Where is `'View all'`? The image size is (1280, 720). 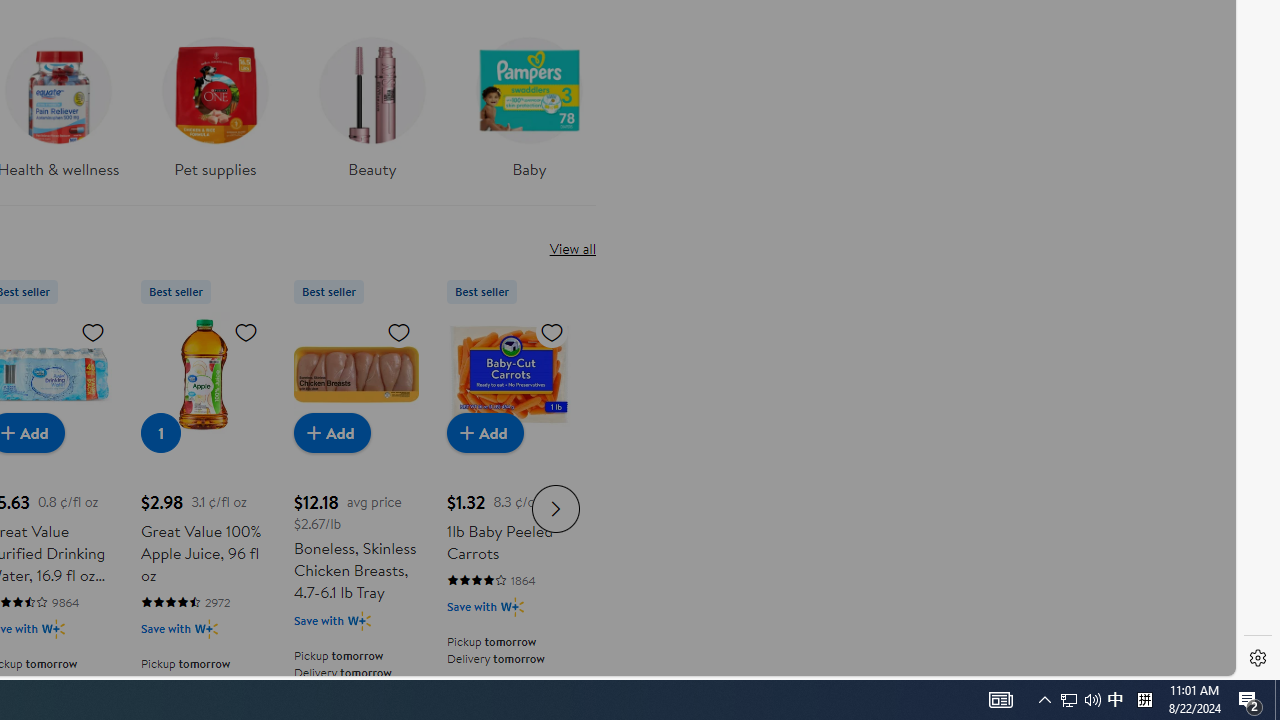
'View all' is located at coordinates (571, 247).